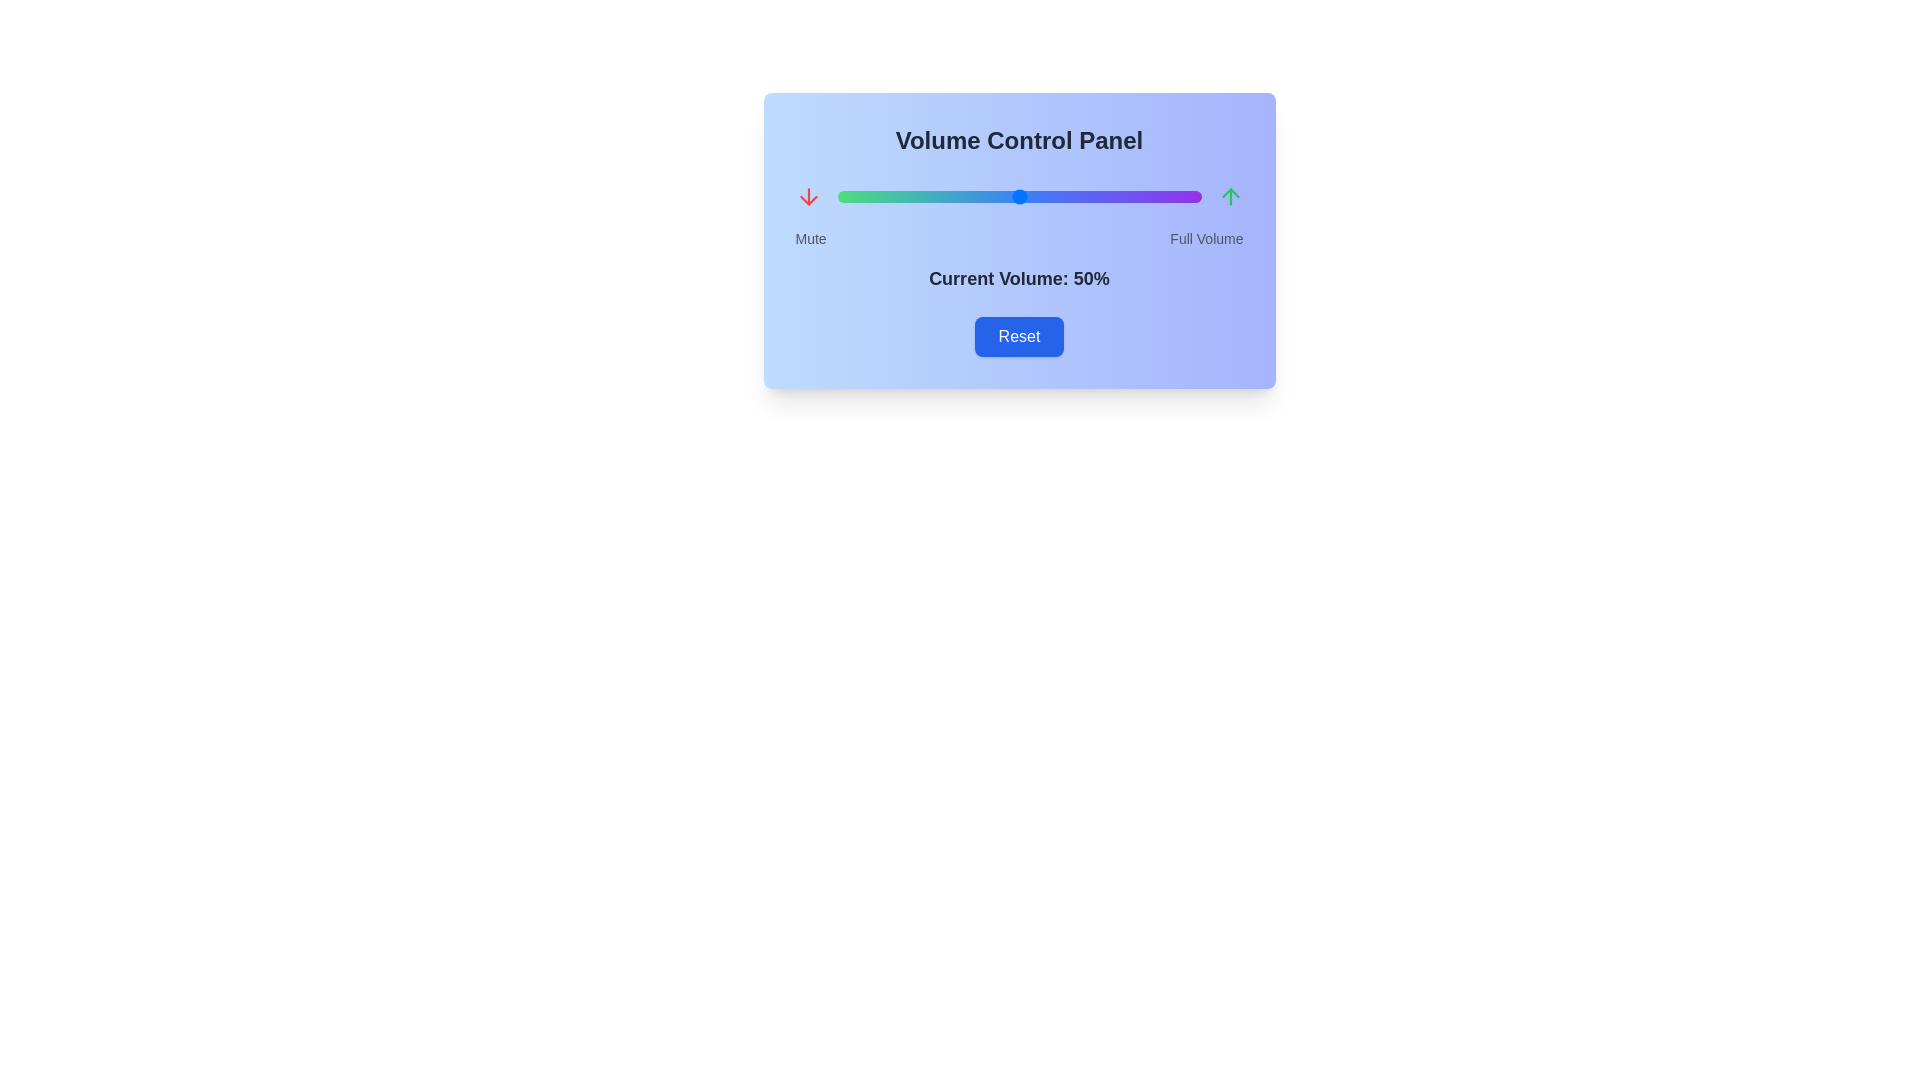 The image size is (1920, 1080). What do you see at coordinates (1183, 196) in the screenshot?
I see `the volume slider to set the volume to 95%` at bounding box center [1183, 196].